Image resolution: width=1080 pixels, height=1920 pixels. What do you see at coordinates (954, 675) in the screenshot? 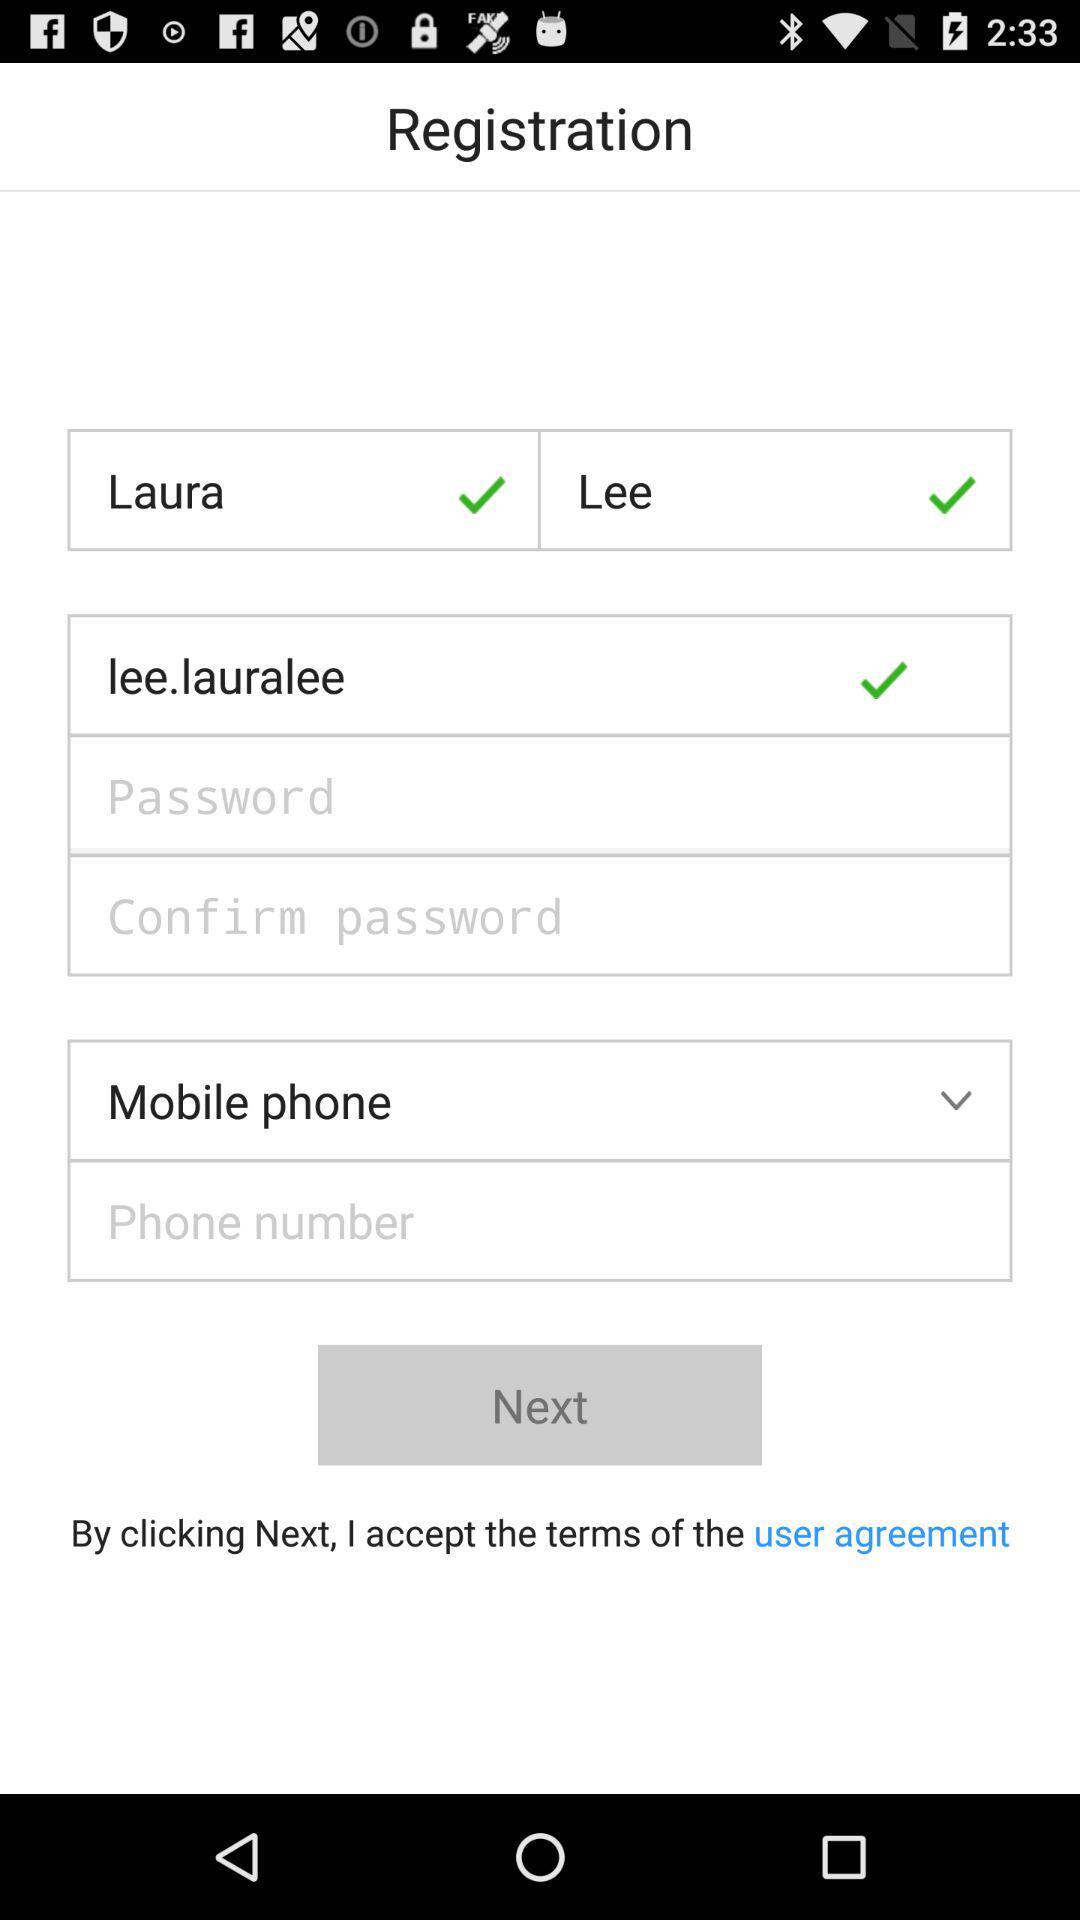
I see `the item on the right` at bounding box center [954, 675].